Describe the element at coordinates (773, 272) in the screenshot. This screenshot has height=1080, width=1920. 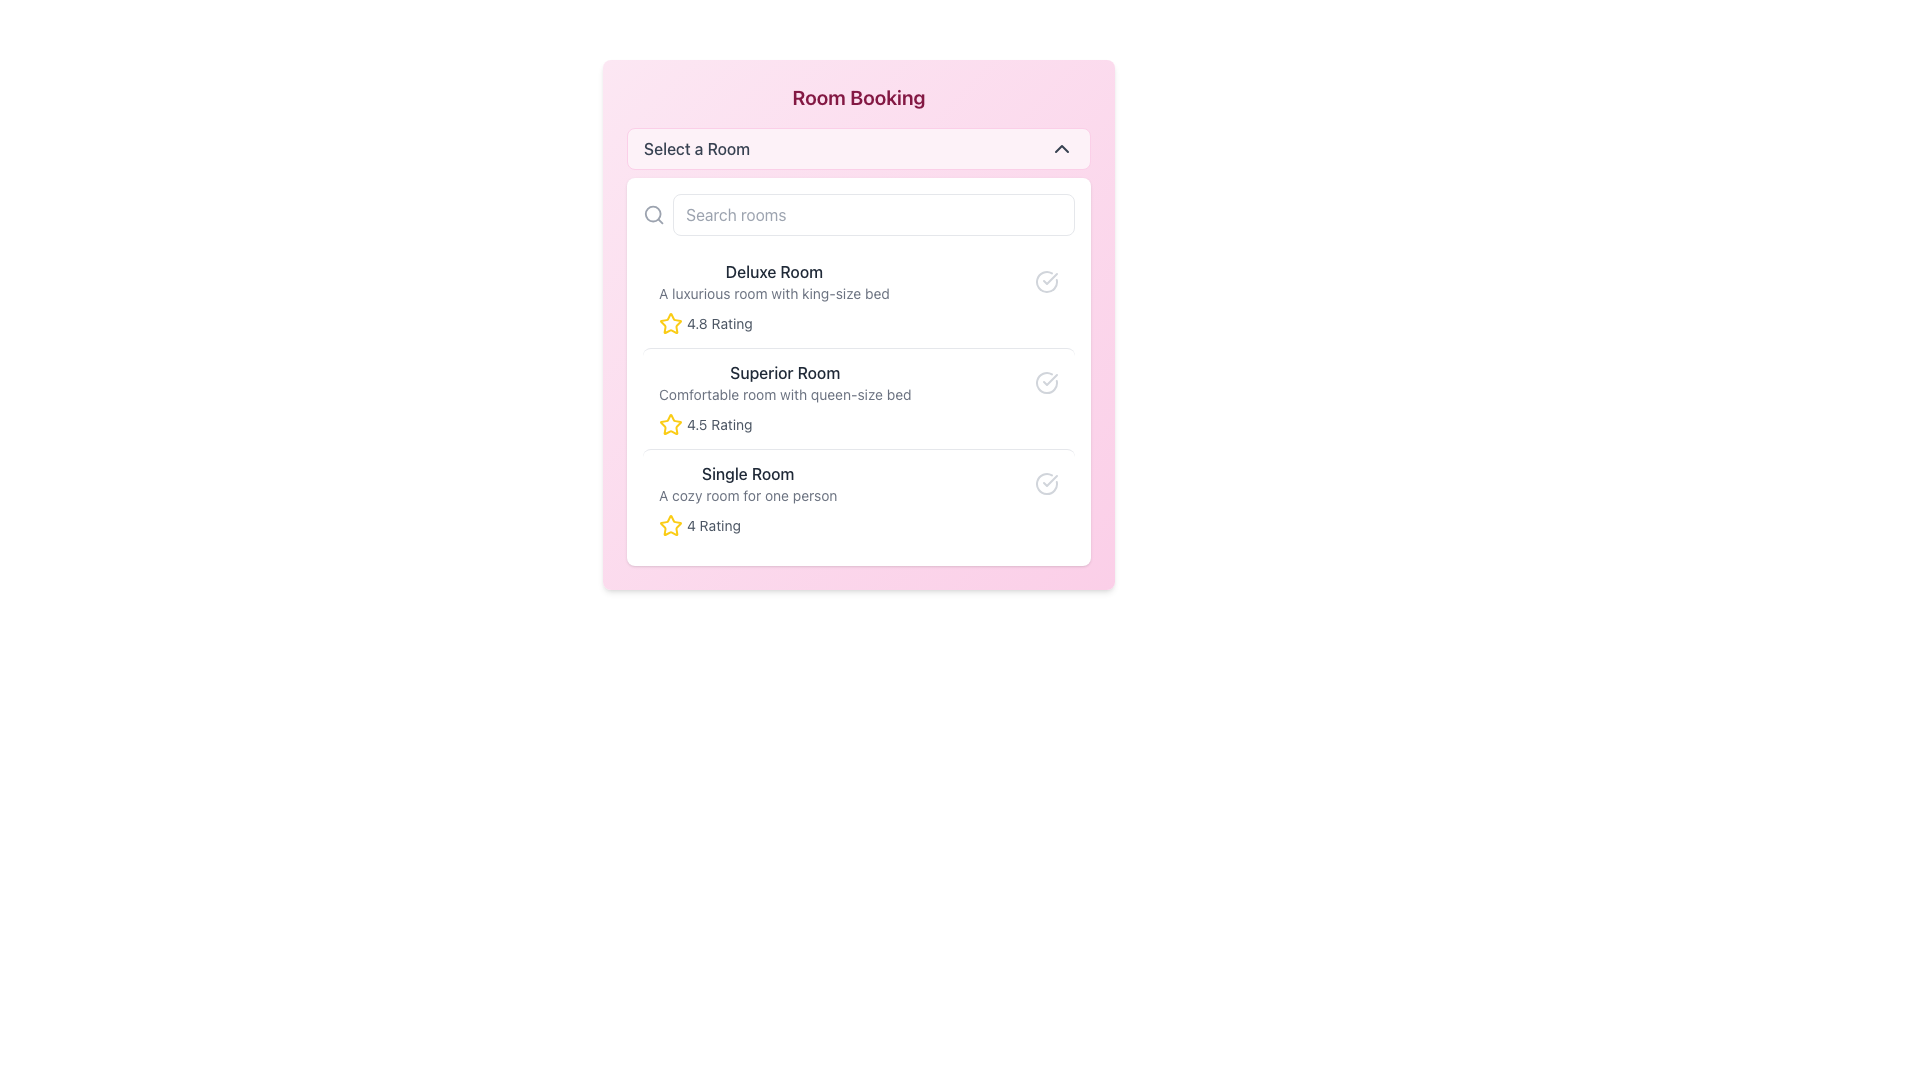
I see `the title text label for the room option in the room selection interface, which is positioned above the description text 'A luxurious room with king-size bed'` at that location.